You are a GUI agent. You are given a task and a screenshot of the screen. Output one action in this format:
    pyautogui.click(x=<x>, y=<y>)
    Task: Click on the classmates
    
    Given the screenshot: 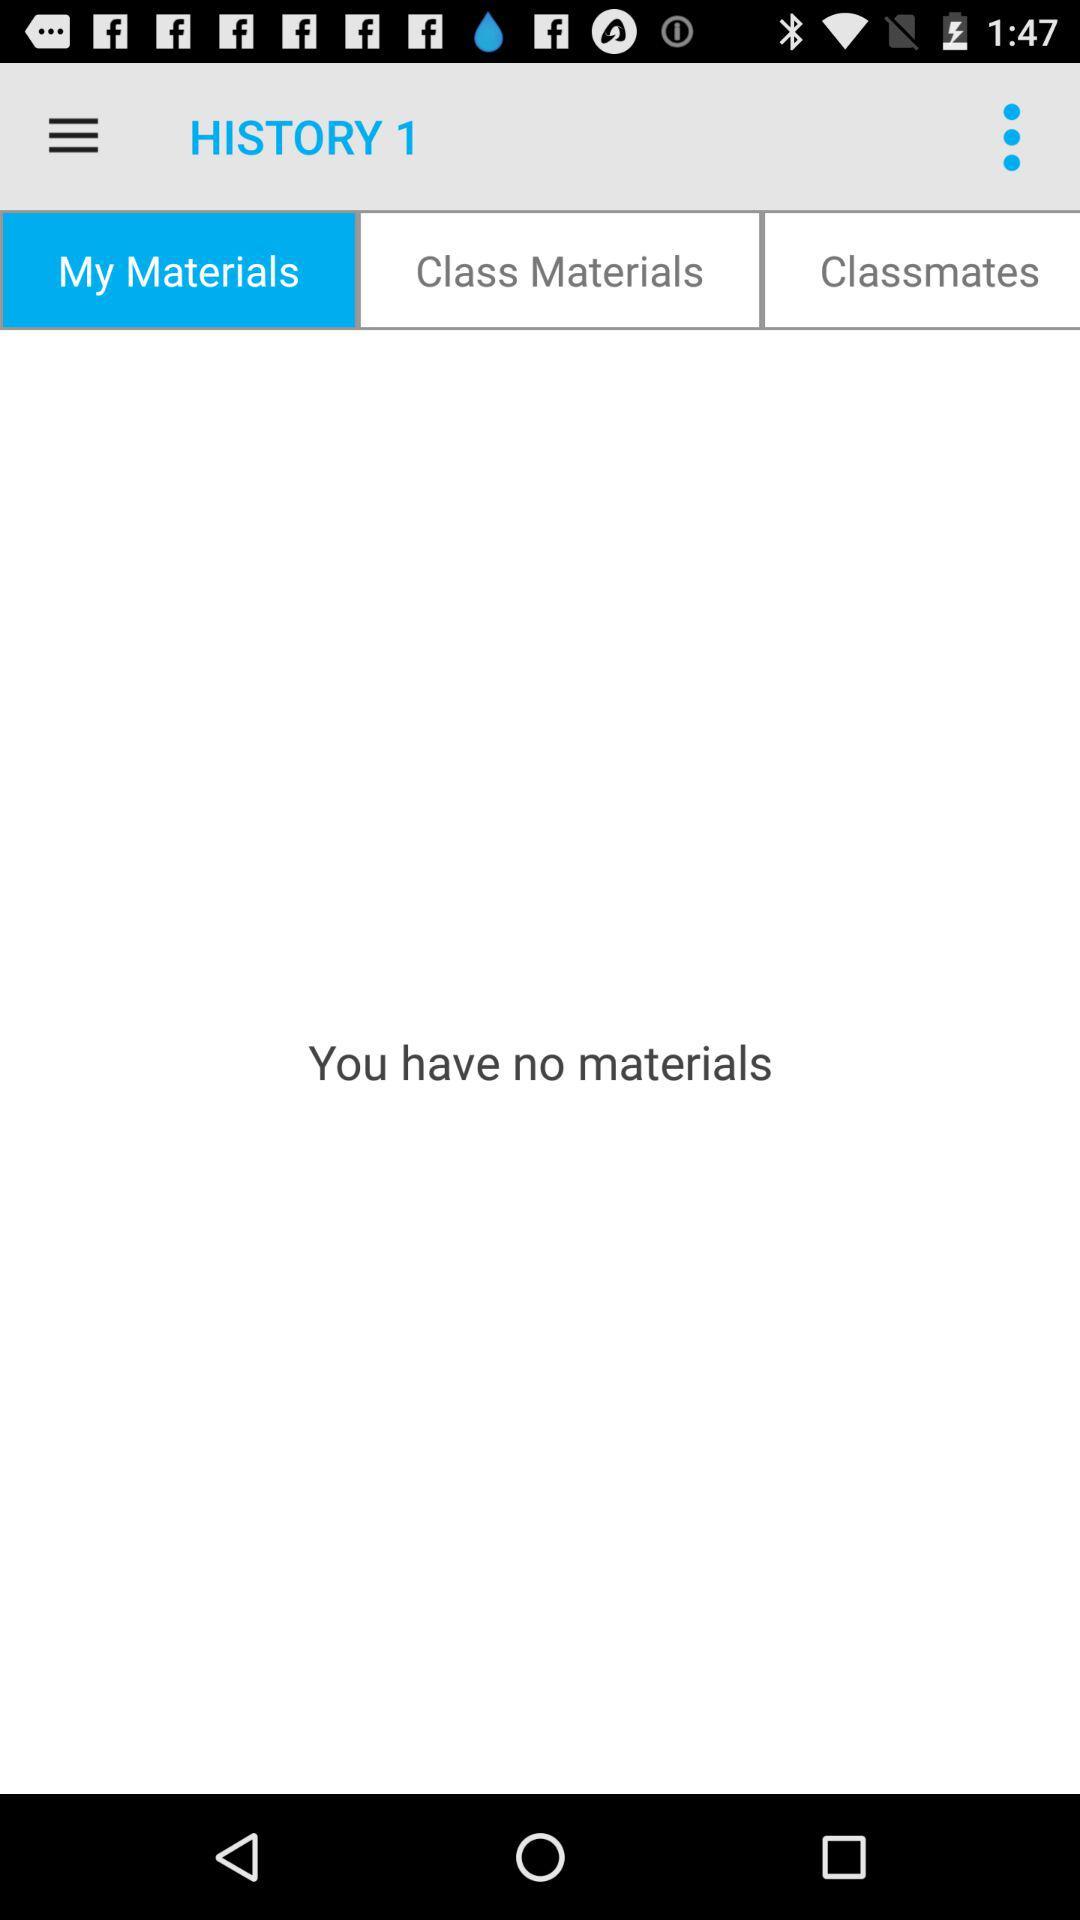 What is the action you would take?
    pyautogui.click(x=921, y=268)
    